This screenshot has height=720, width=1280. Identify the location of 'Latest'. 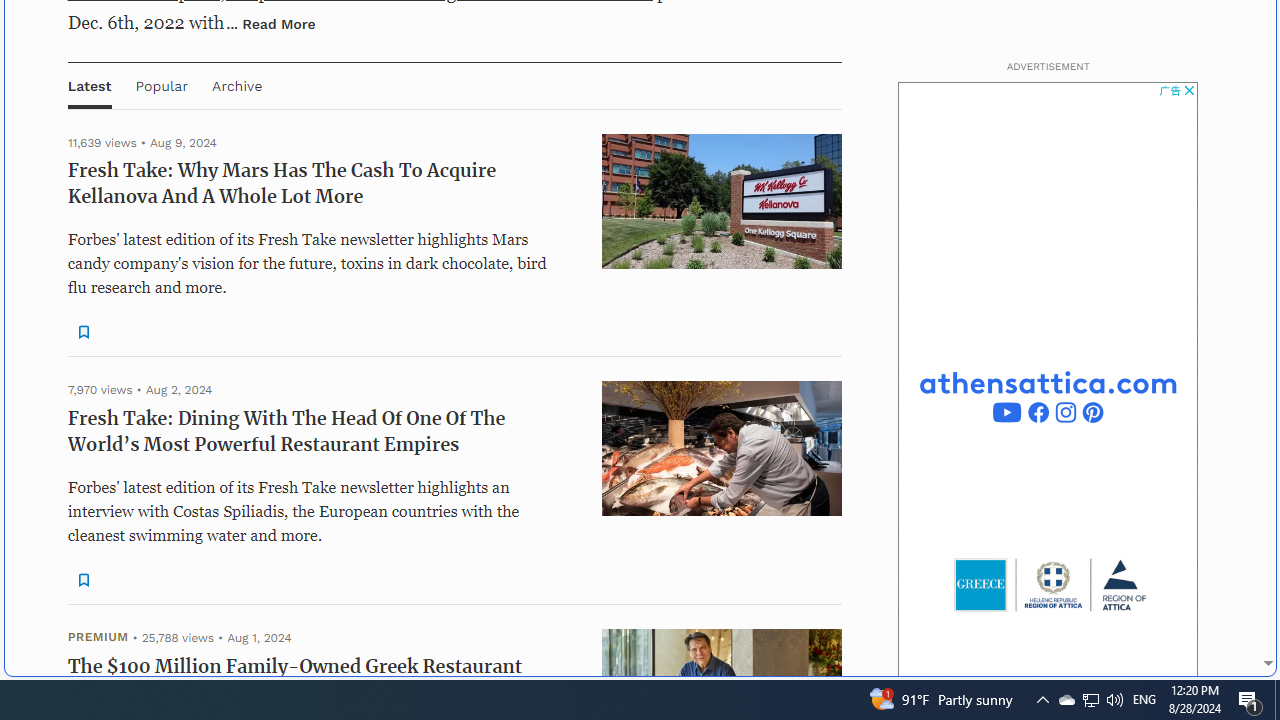
(88, 84).